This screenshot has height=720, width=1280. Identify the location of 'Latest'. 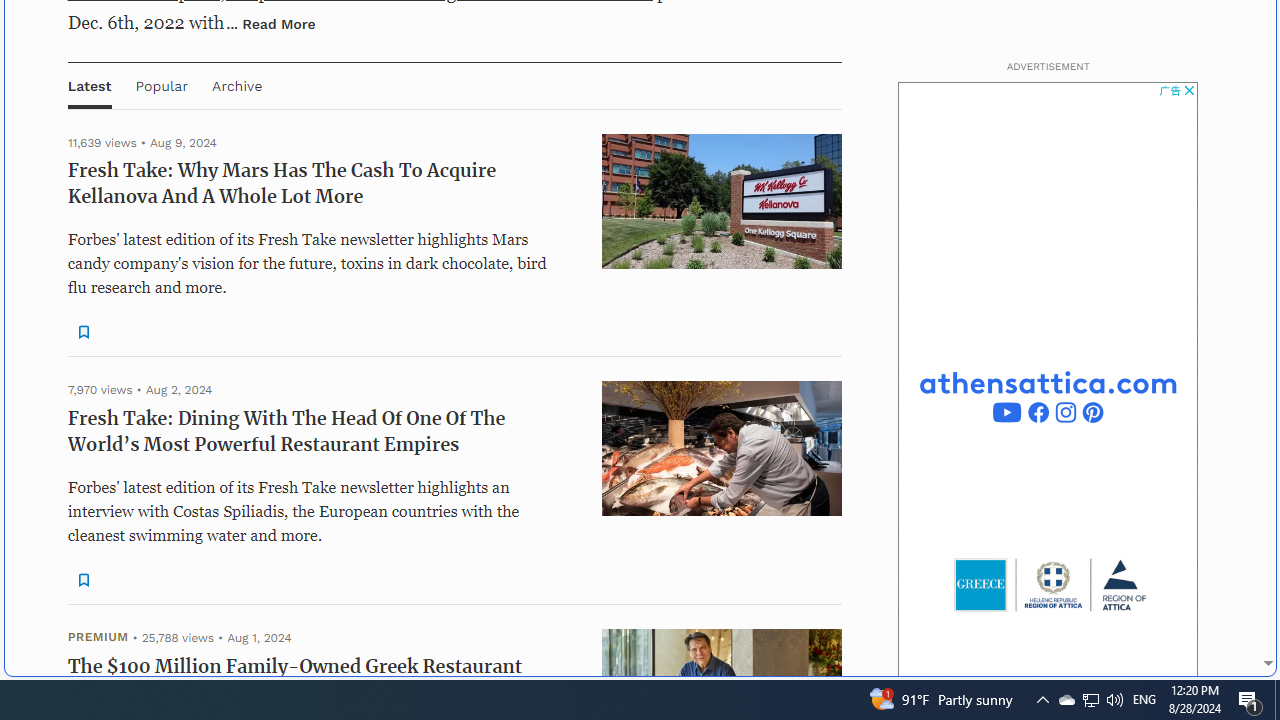
(88, 84).